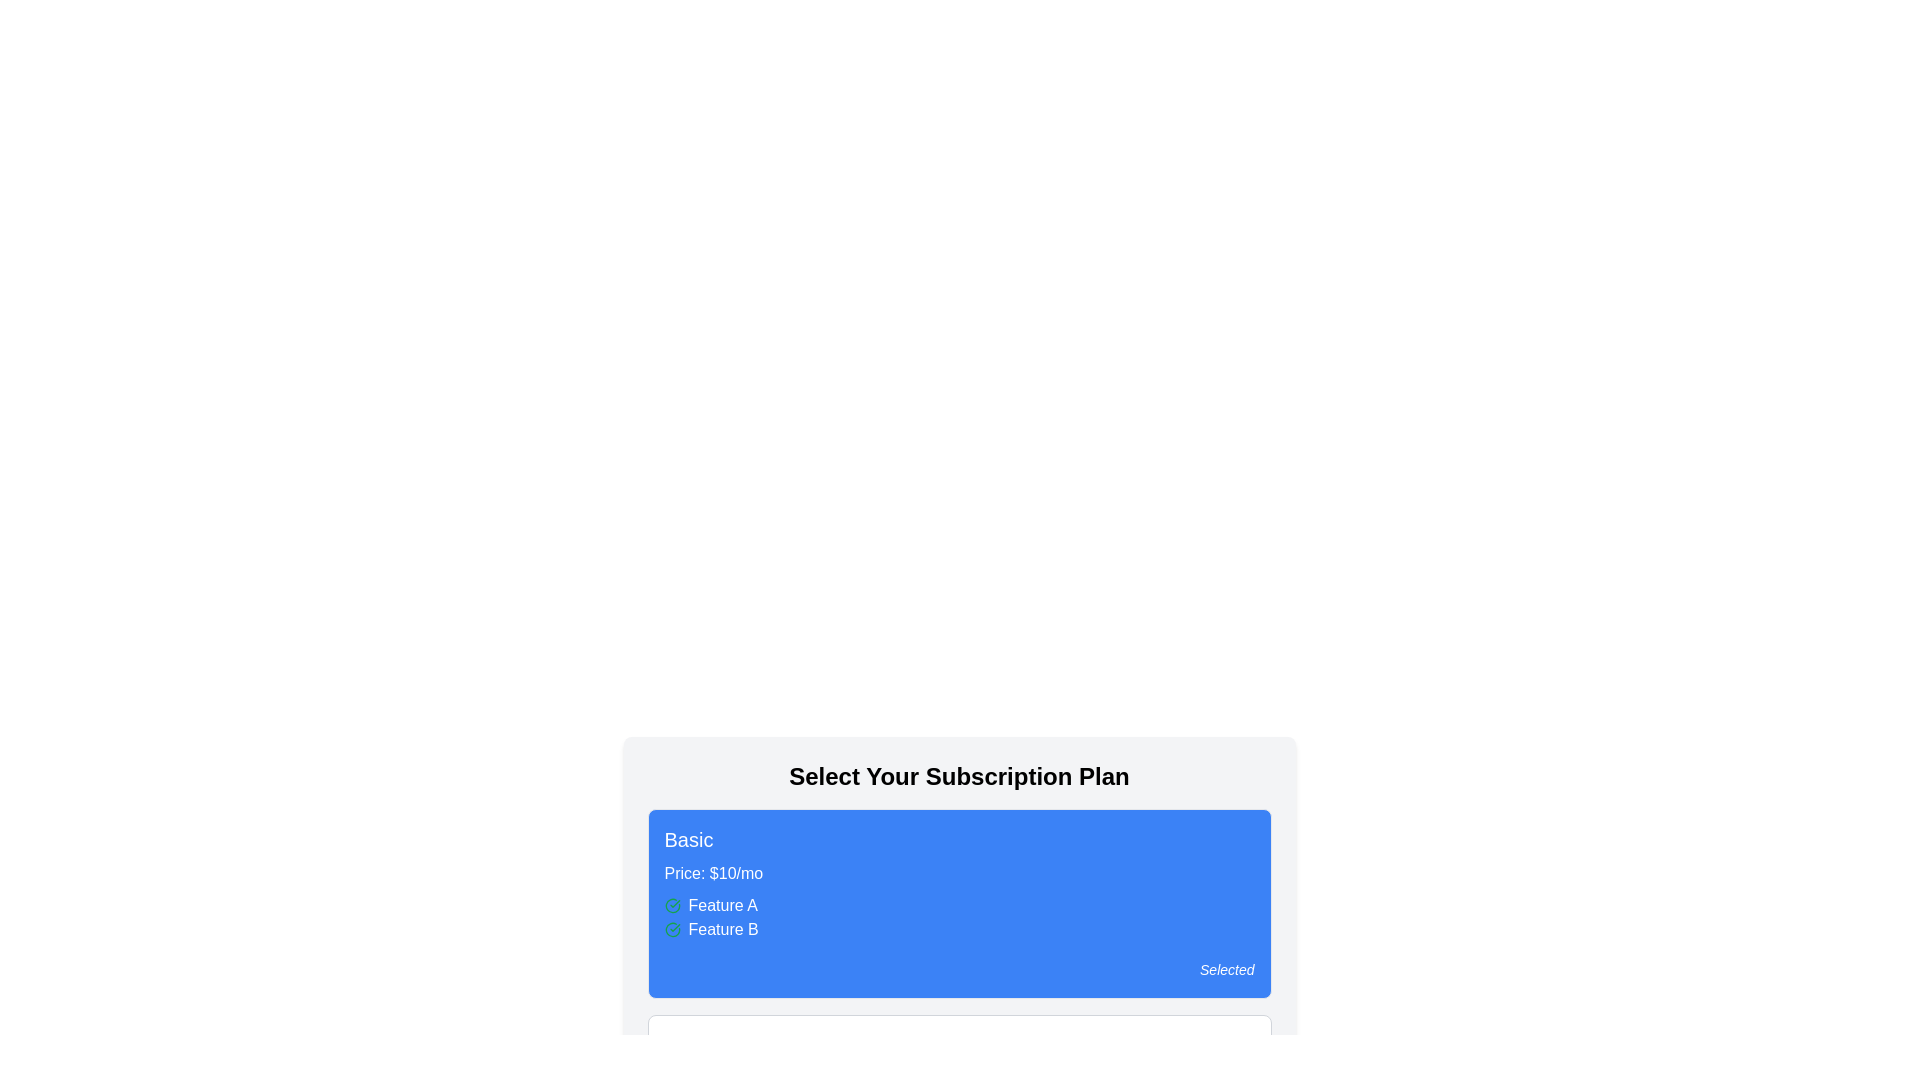 Image resolution: width=1920 pixels, height=1080 pixels. Describe the element at coordinates (722, 906) in the screenshot. I see `the Text Label displaying 'Feature A' which is part of the subscription plan UI under the 'Basic' plan` at that location.